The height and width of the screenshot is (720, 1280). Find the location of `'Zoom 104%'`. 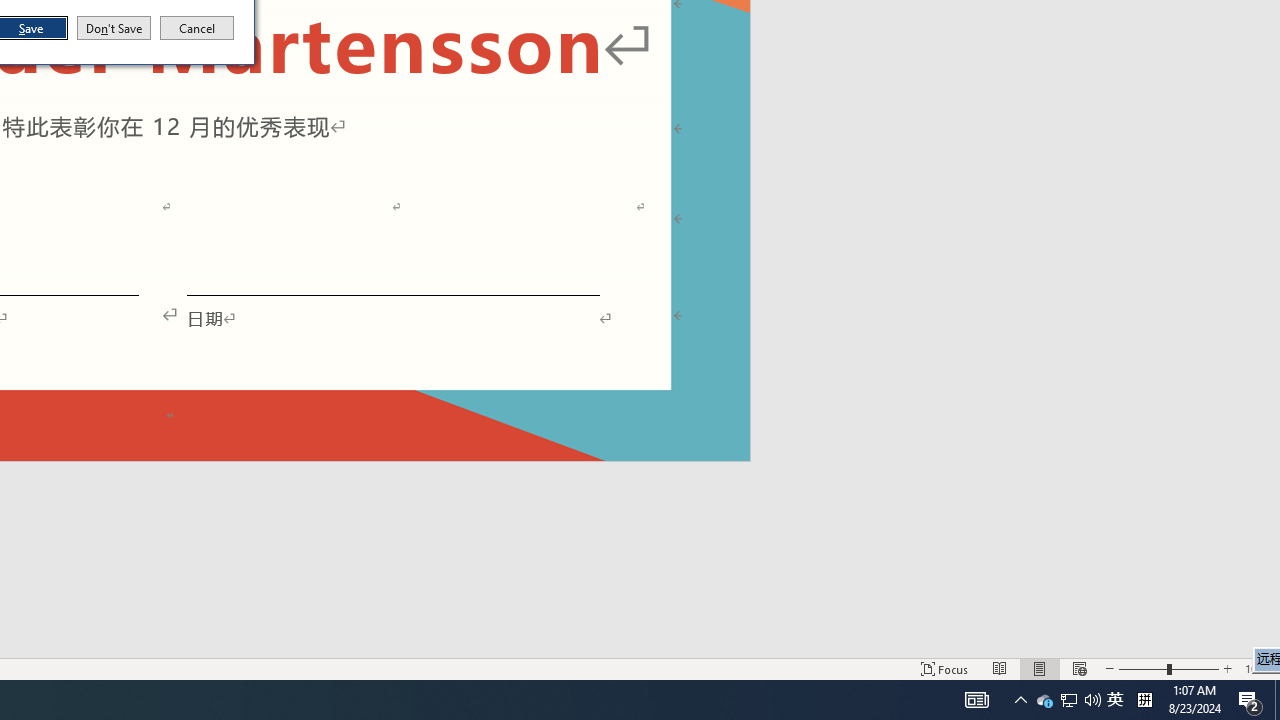

'Zoom 104%' is located at coordinates (1276, 698).